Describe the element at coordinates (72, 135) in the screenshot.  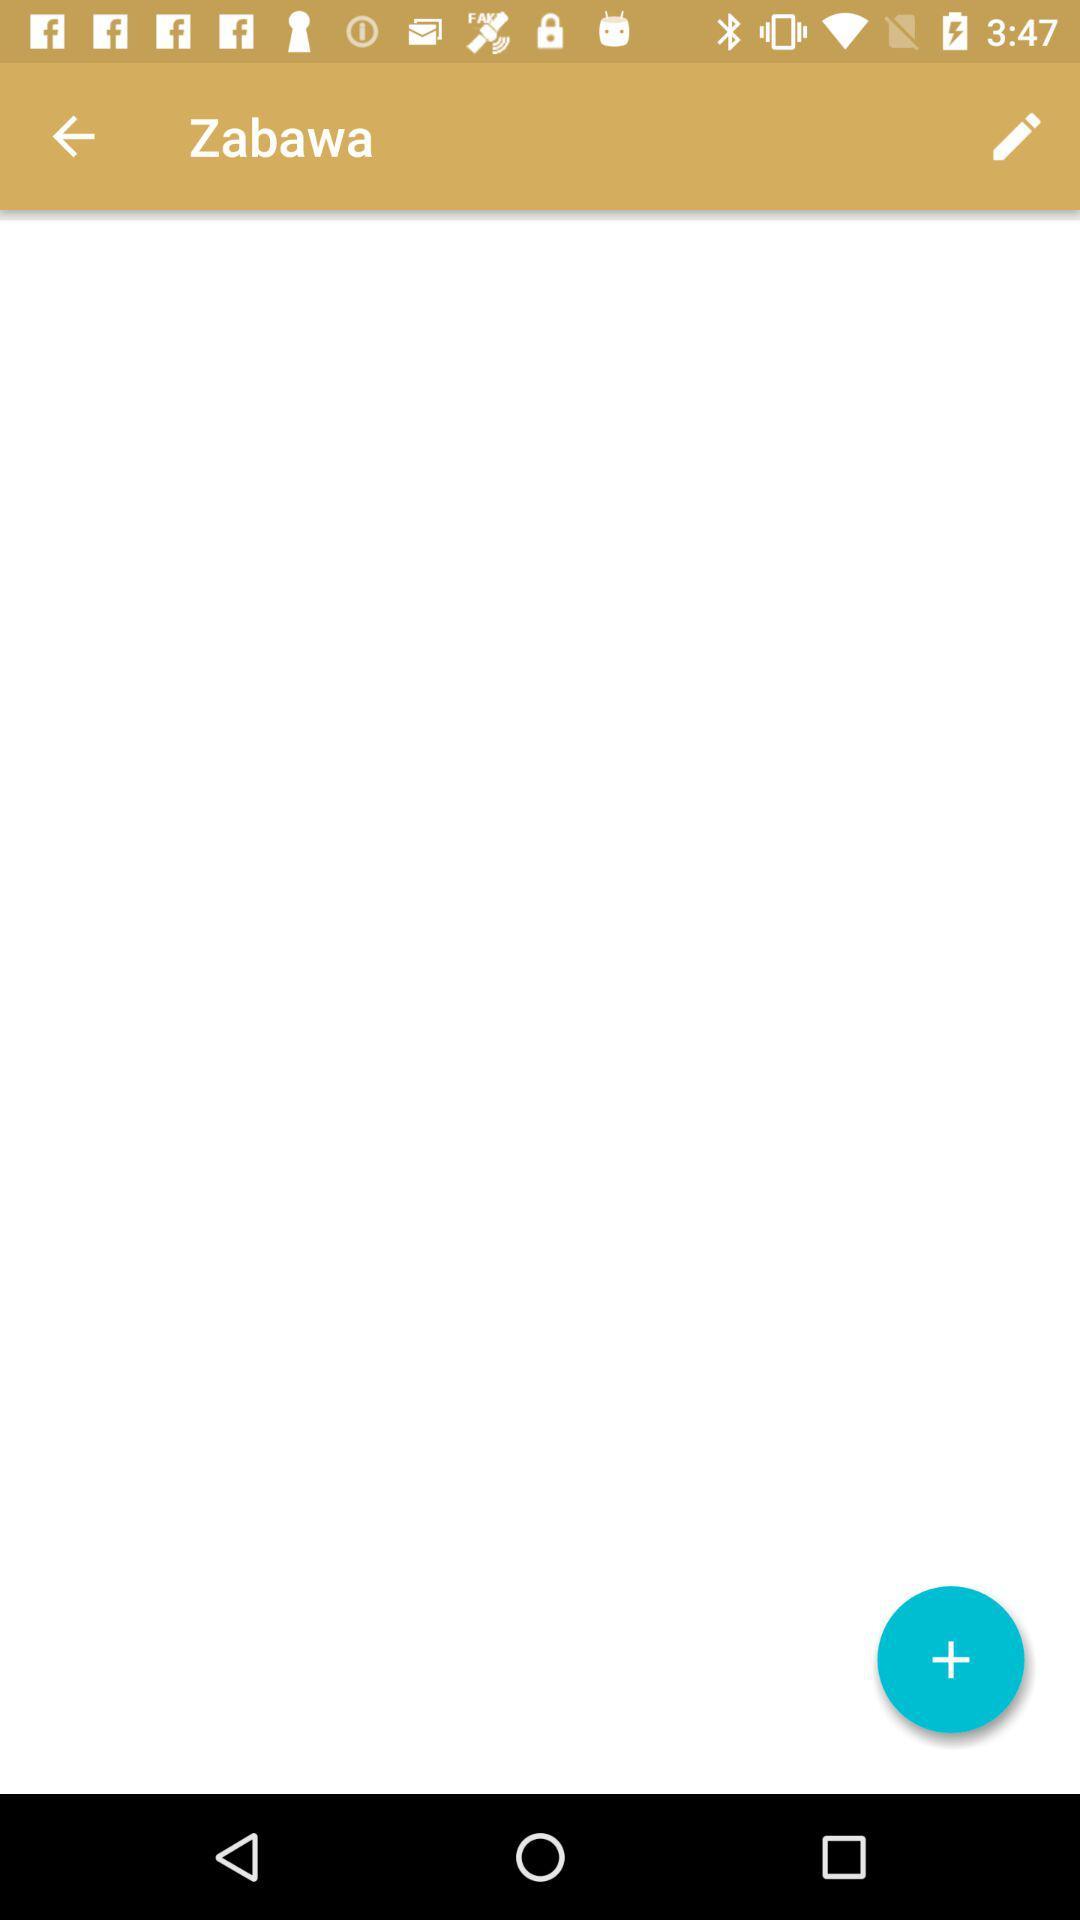
I see `item to the left of the zabawa item` at that location.